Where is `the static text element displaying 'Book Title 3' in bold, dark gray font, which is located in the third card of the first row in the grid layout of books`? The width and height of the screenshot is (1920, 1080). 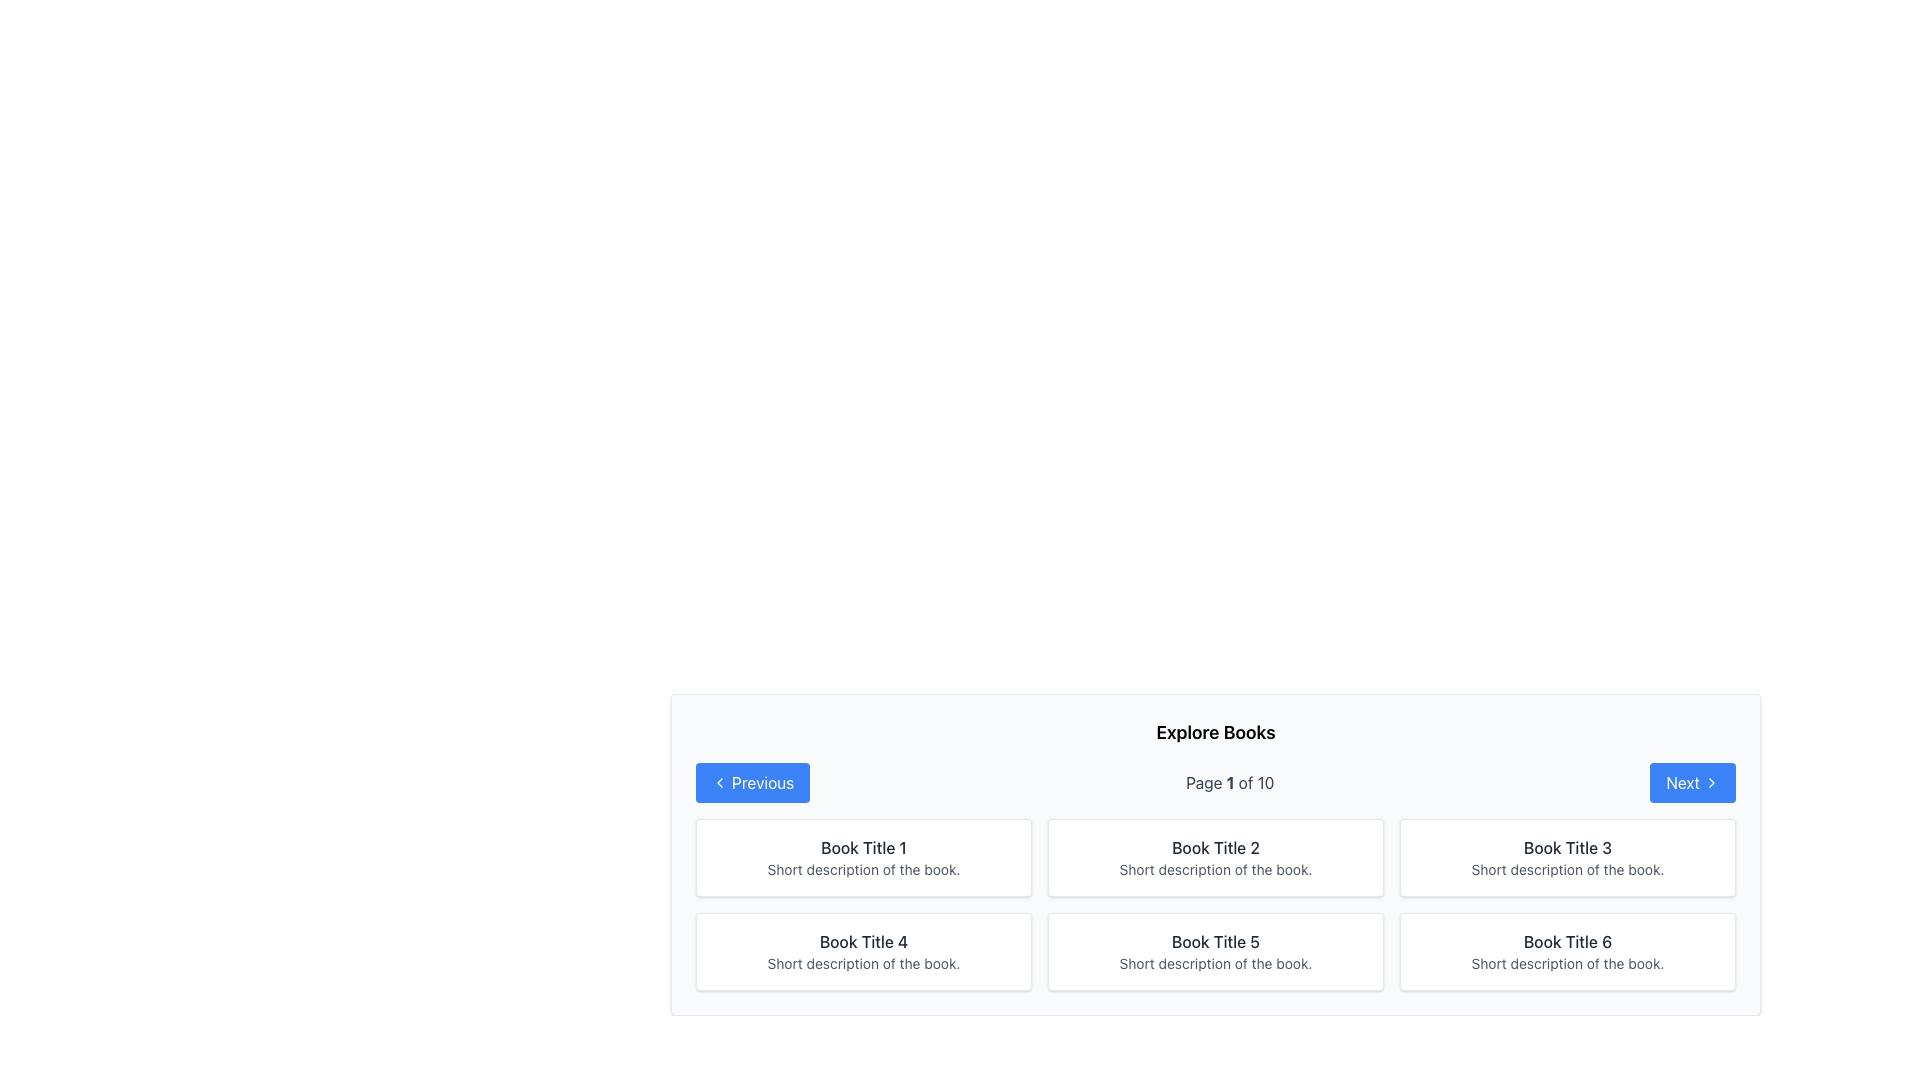
the static text element displaying 'Book Title 3' in bold, dark gray font, which is located in the third card of the first row in the grid layout of books is located at coordinates (1567, 848).